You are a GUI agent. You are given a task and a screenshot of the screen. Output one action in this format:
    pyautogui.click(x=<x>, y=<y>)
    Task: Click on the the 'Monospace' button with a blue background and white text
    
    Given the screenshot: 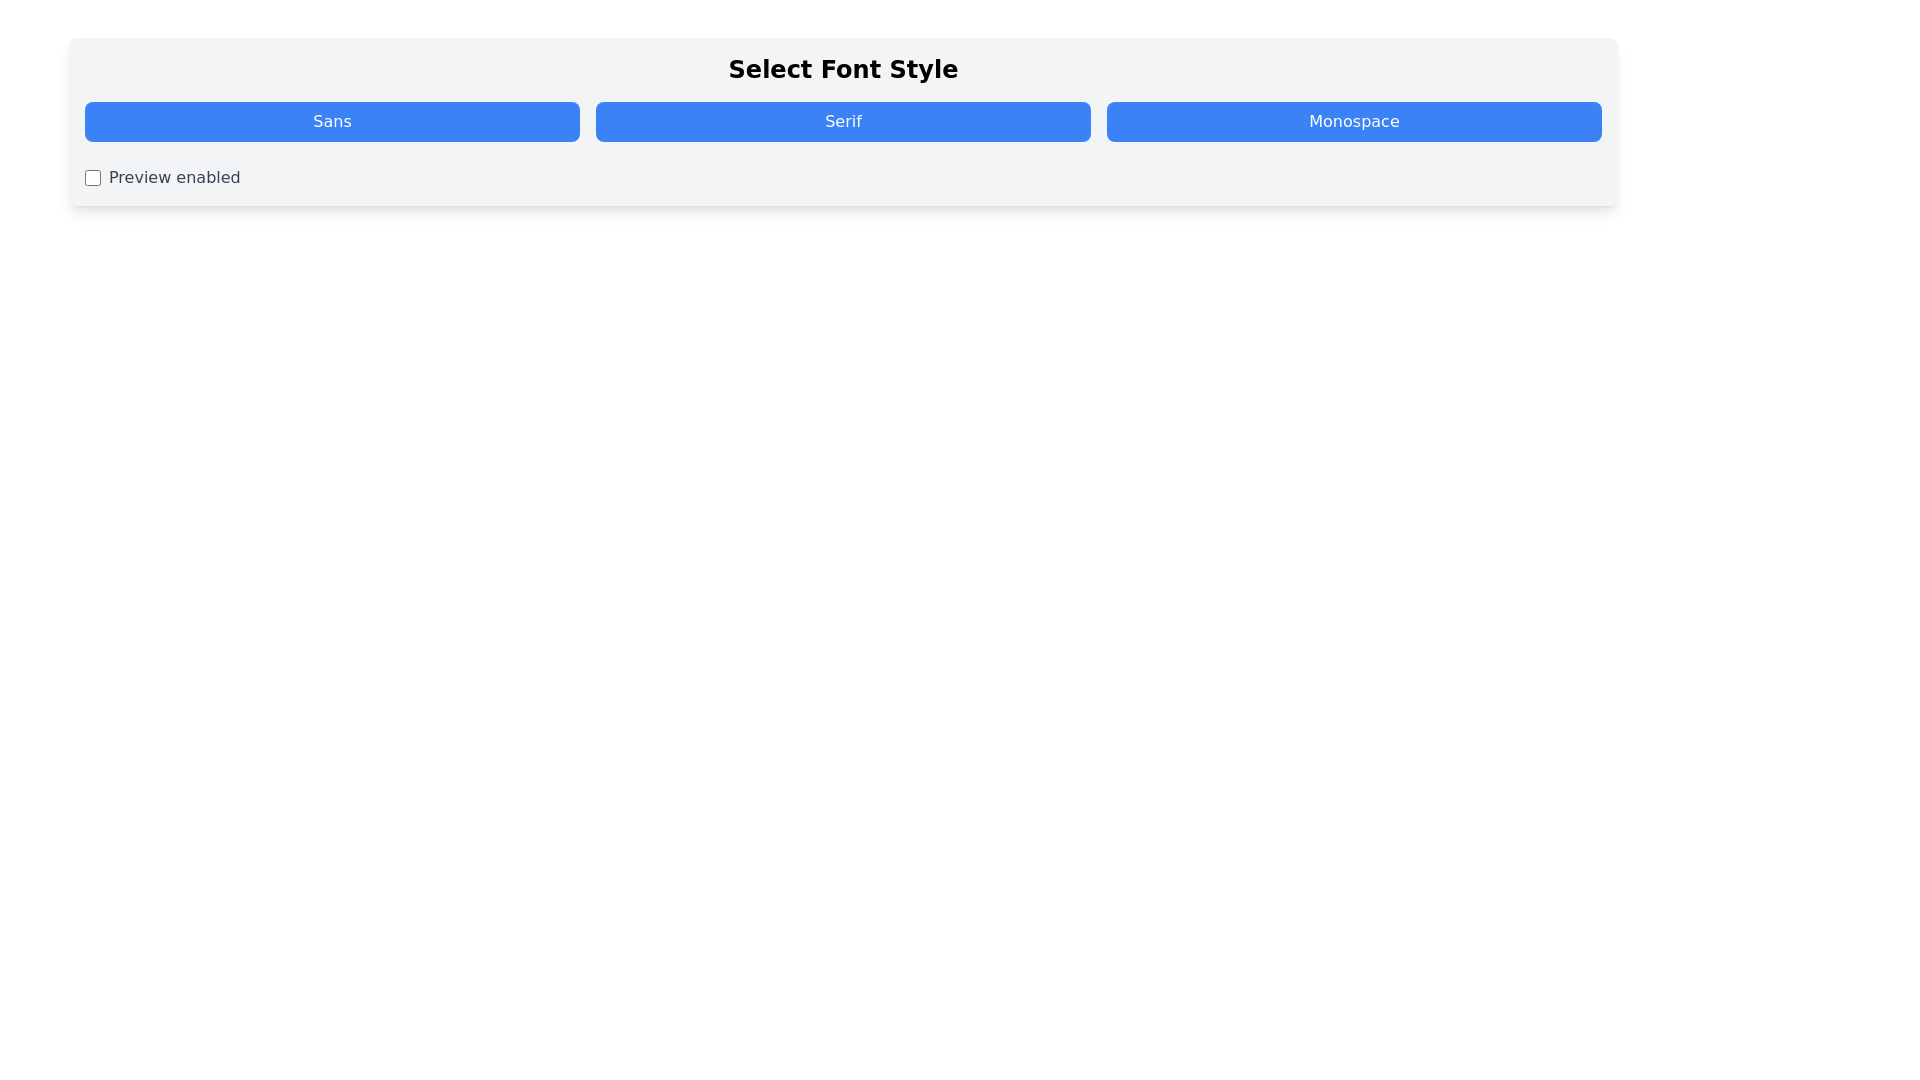 What is the action you would take?
    pyautogui.click(x=1354, y=122)
    